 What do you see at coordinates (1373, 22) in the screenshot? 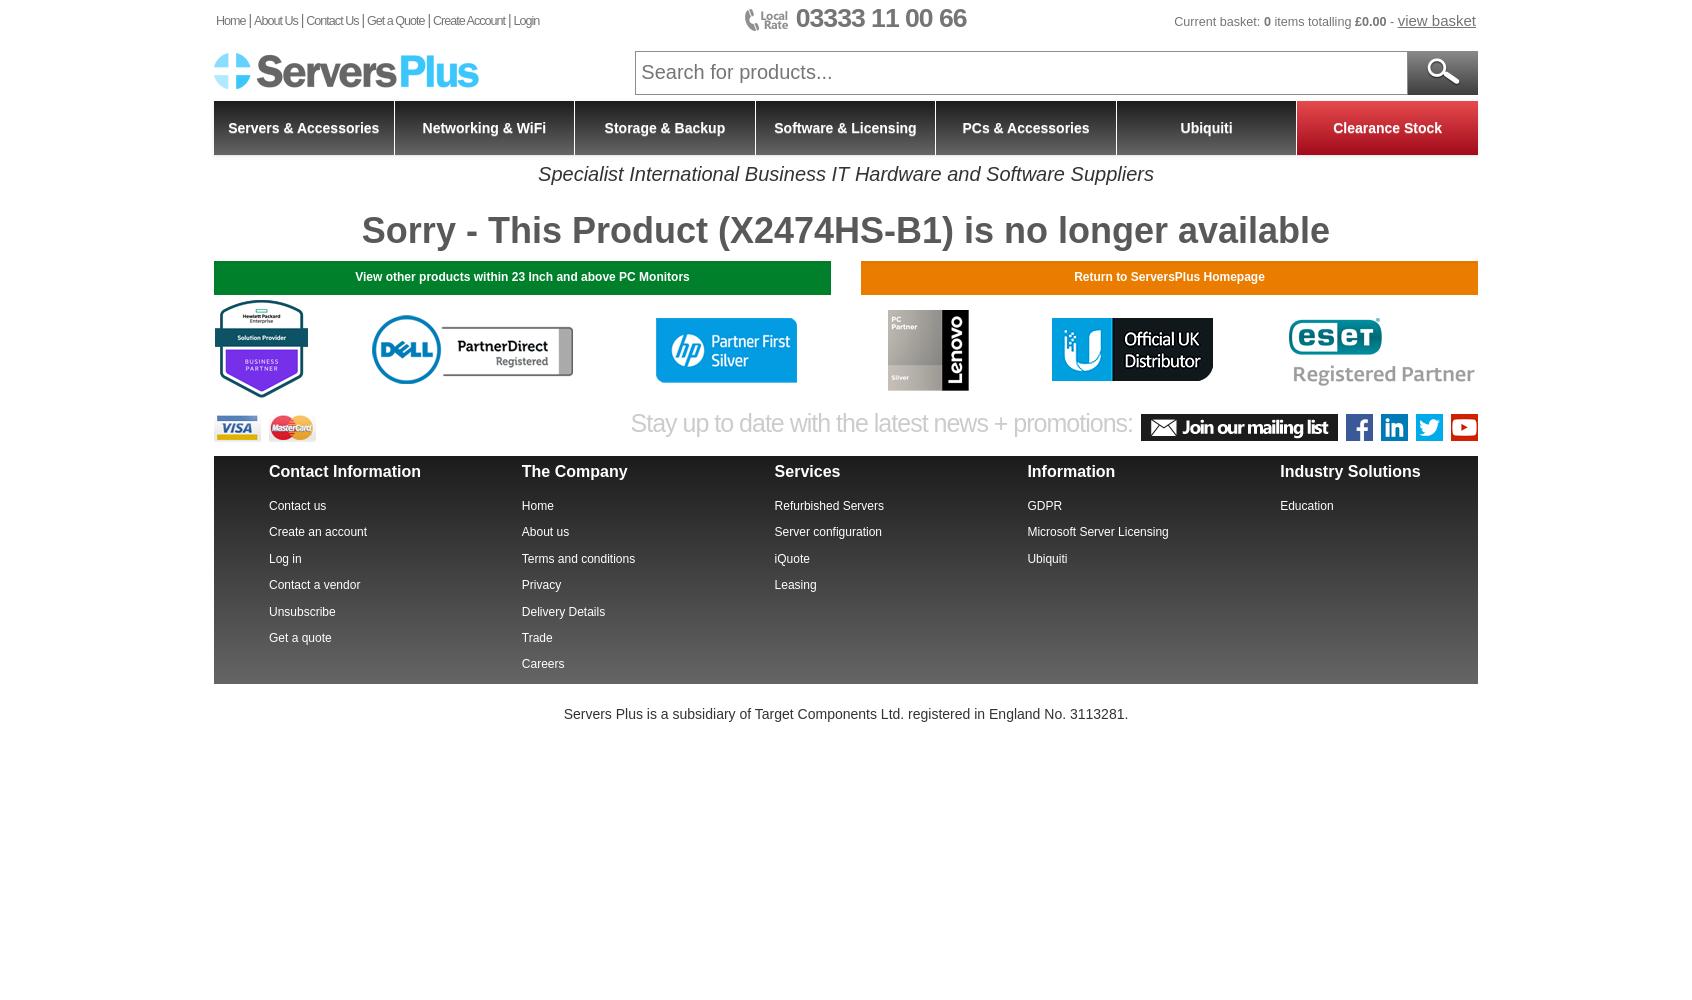
I see `'0.00'` at bounding box center [1373, 22].